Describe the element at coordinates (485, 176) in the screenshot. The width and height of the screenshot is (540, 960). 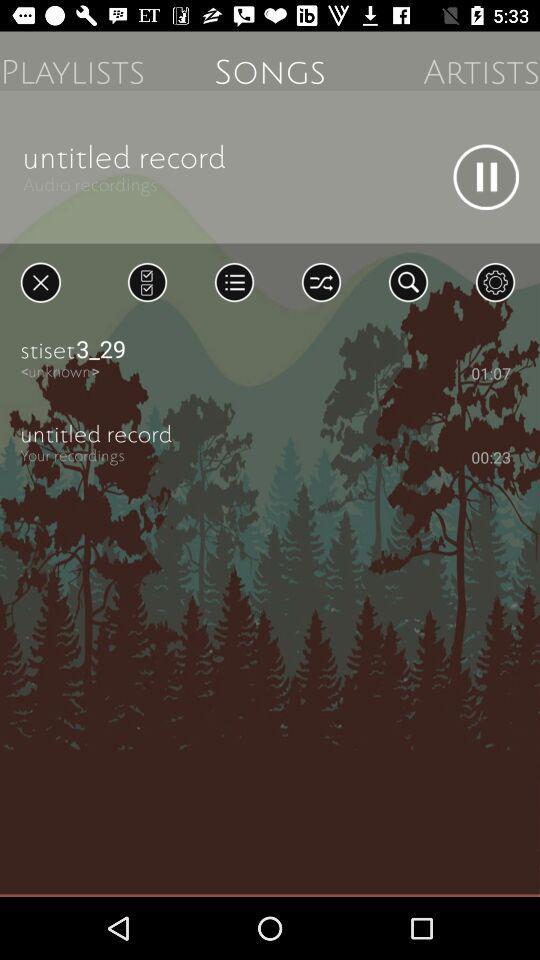
I see `pause option` at that location.